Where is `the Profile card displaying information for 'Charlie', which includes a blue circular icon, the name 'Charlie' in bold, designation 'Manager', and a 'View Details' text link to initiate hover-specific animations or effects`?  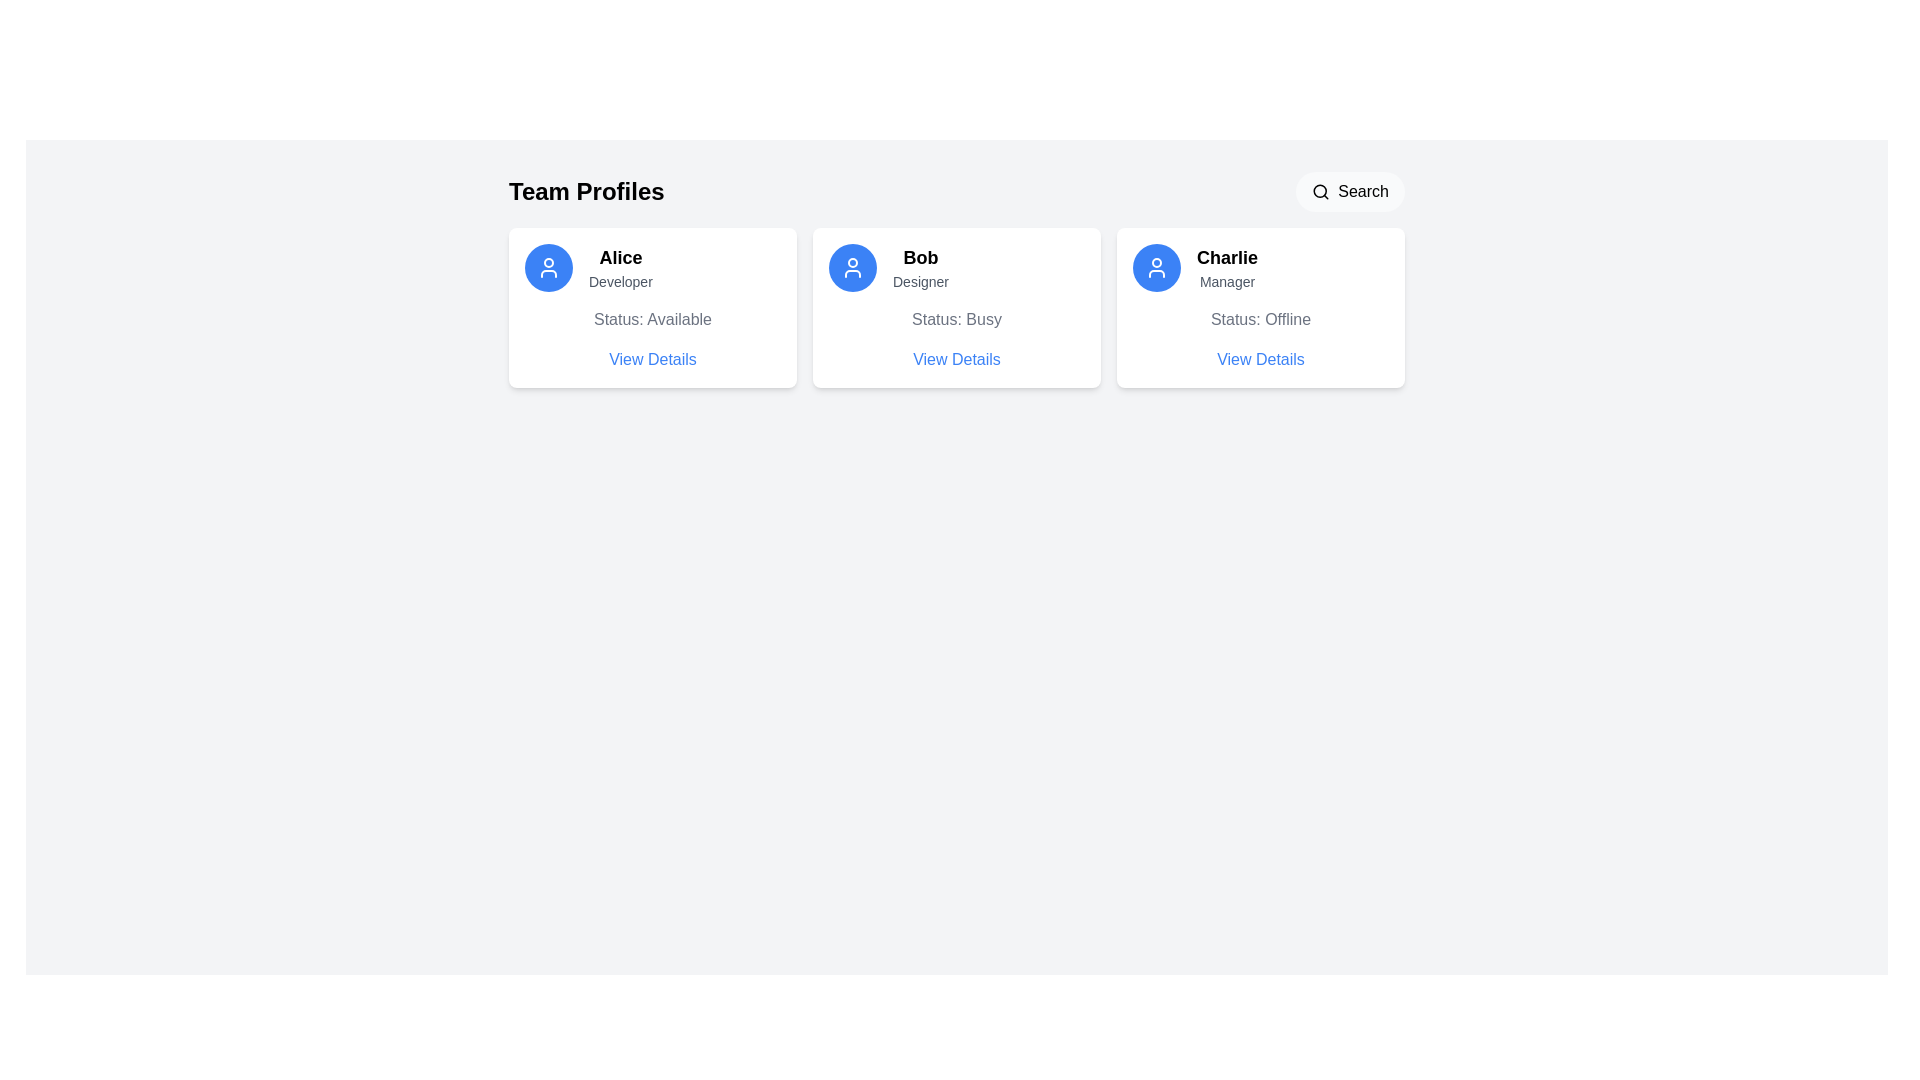
the Profile card displaying information for 'Charlie', which includes a blue circular icon, the name 'Charlie' in bold, designation 'Manager', and a 'View Details' text link to initiate hover-specific animations or effects is located at coordinates (1260, 308).